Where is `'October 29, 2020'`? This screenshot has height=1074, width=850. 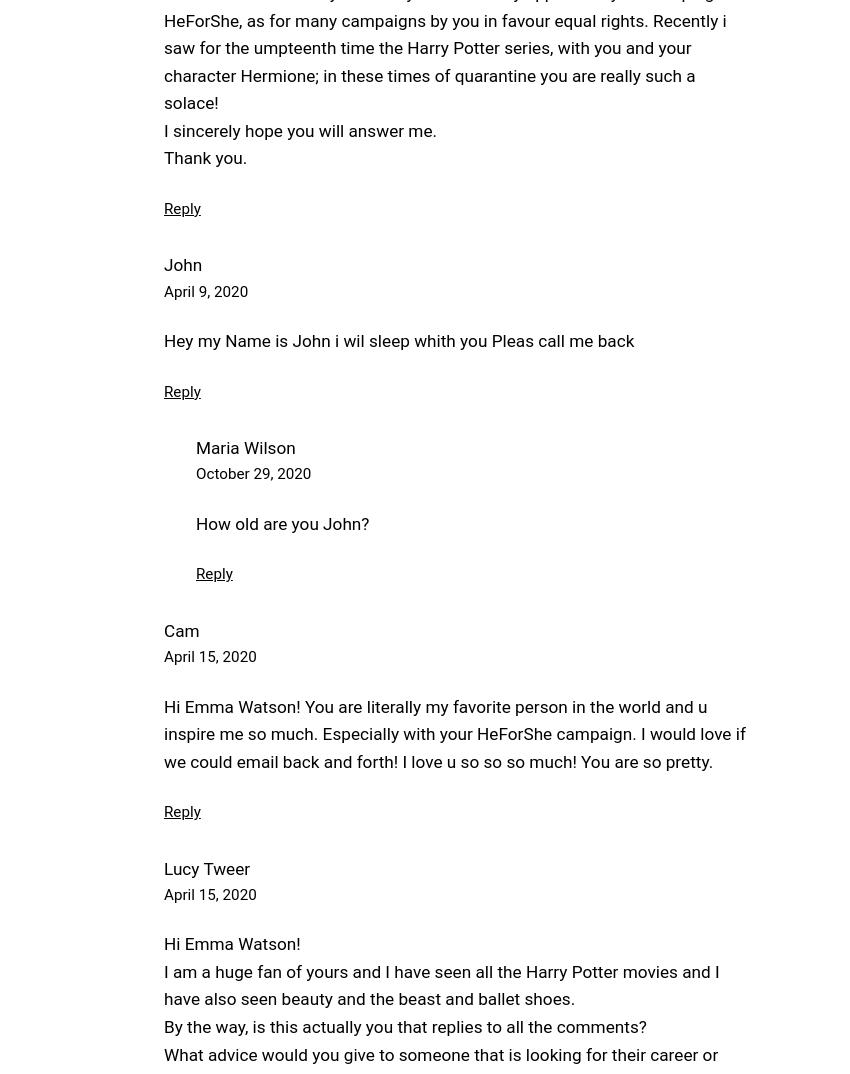
'October 29, 2020' is located at coordinates (253, 472).